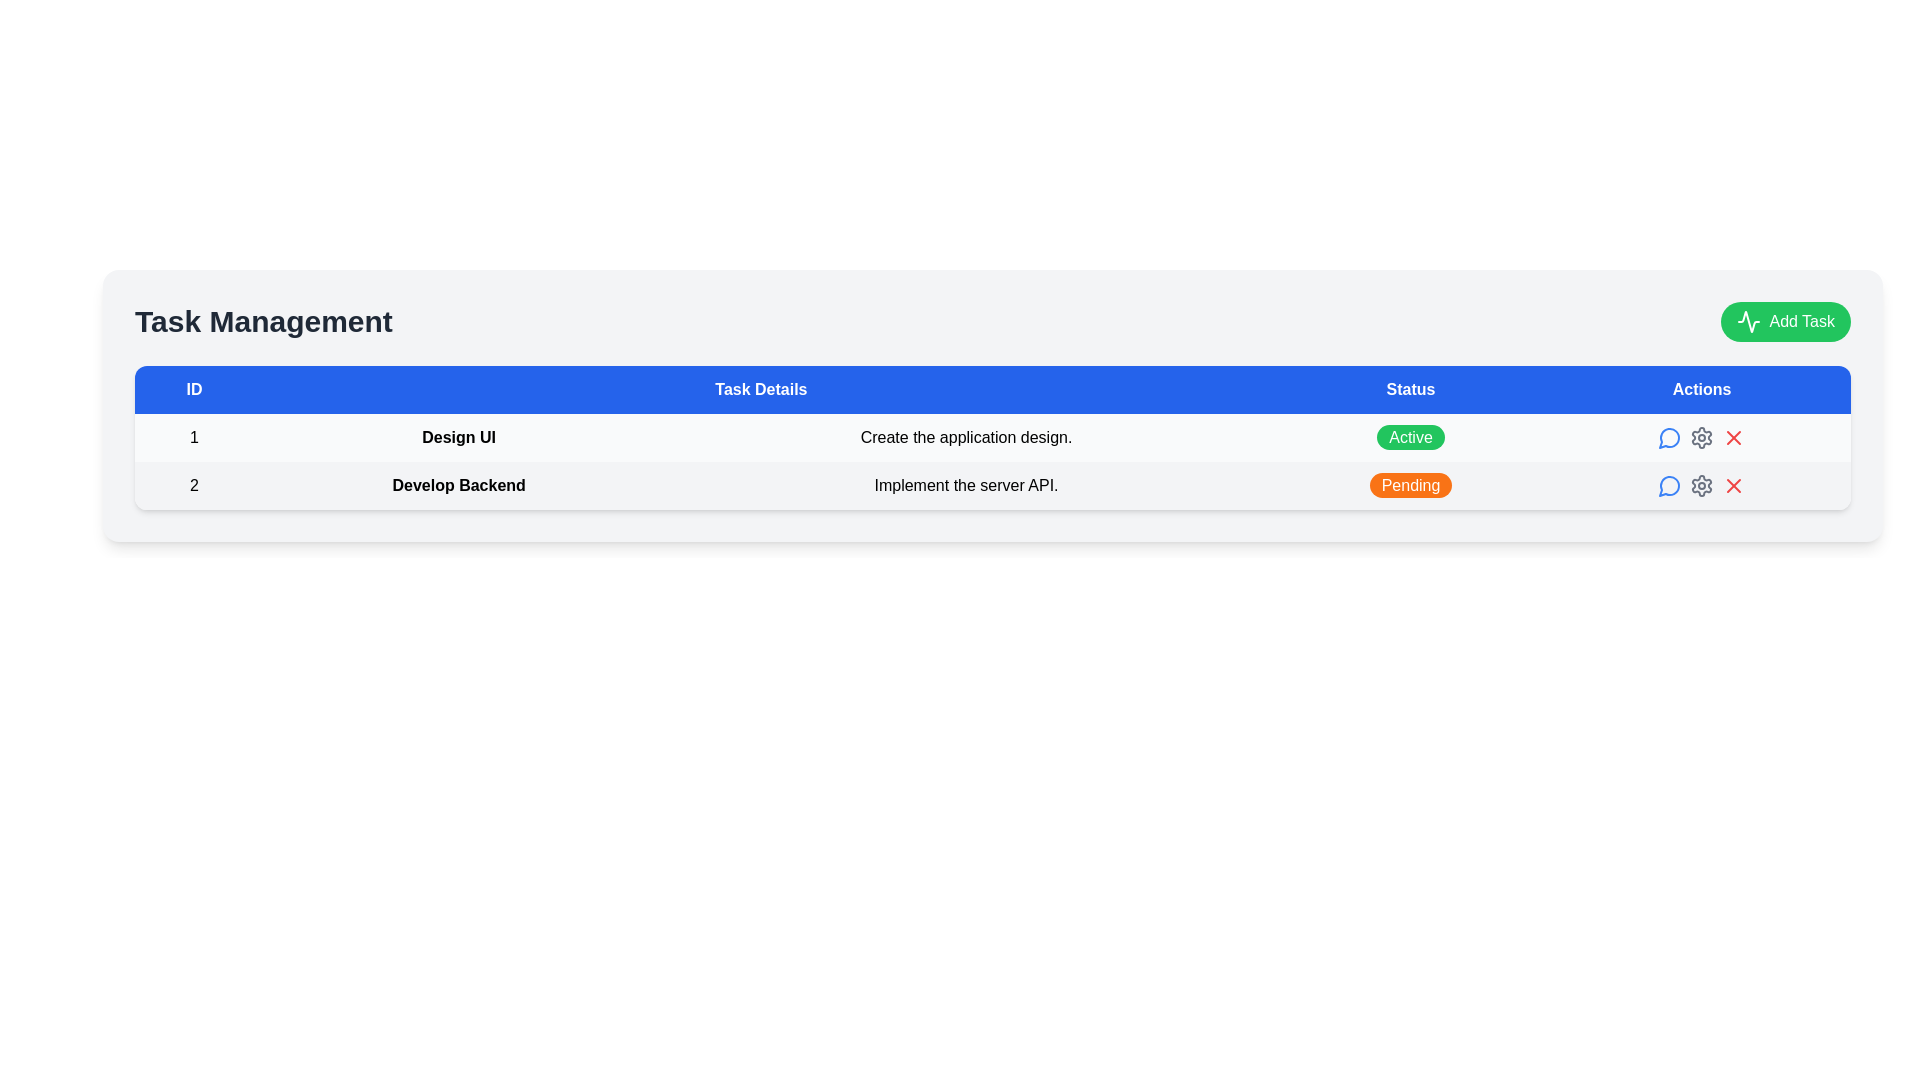 The width and height of the screenshot is (1920, 1080). Describe the element at coordinates (966, 437) in the screenshot. I see `the Text label in the third column of the first data row under the 'Task Details' header in the table` at that location.